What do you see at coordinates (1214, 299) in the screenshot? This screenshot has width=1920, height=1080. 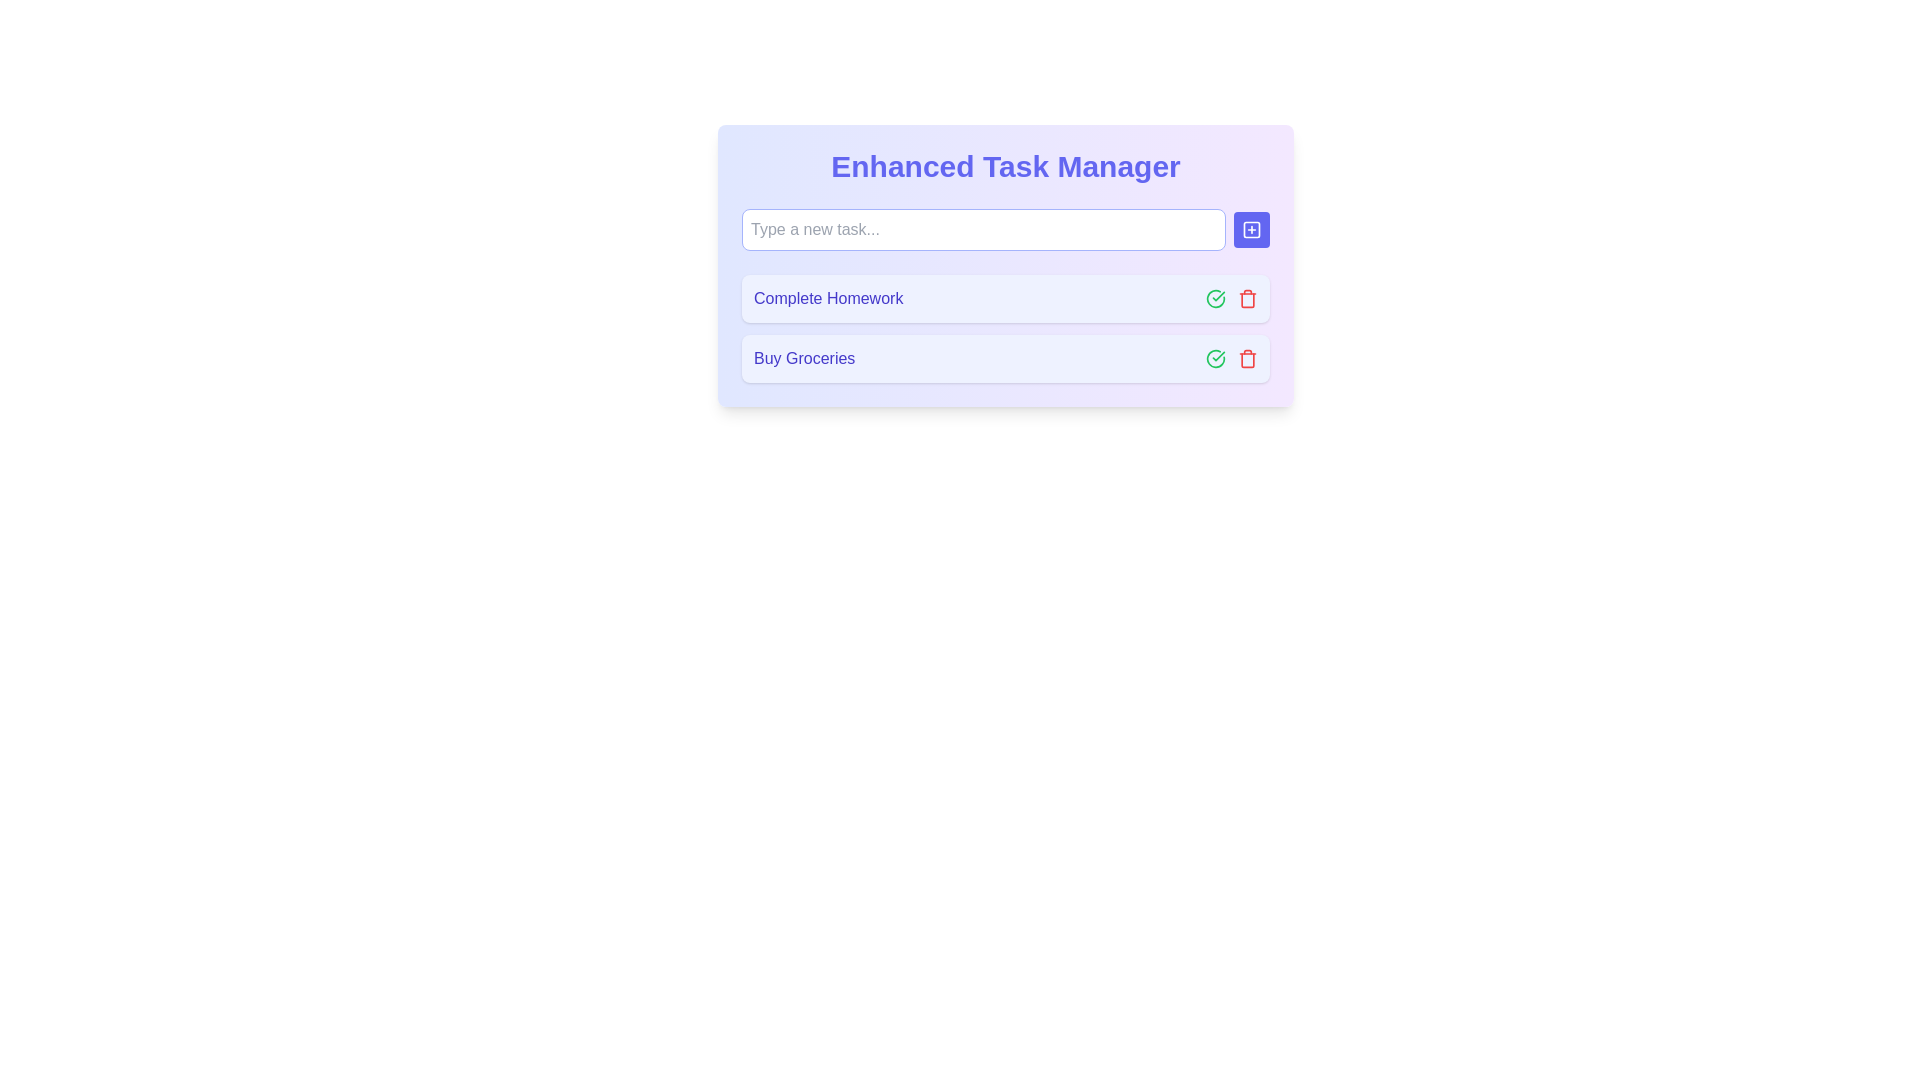 I see `the green circular checkmark icon indicating completion or success in the 'Buy Groceries' task row, located to the left of the trash icon` at bounding box center [1214, 299].